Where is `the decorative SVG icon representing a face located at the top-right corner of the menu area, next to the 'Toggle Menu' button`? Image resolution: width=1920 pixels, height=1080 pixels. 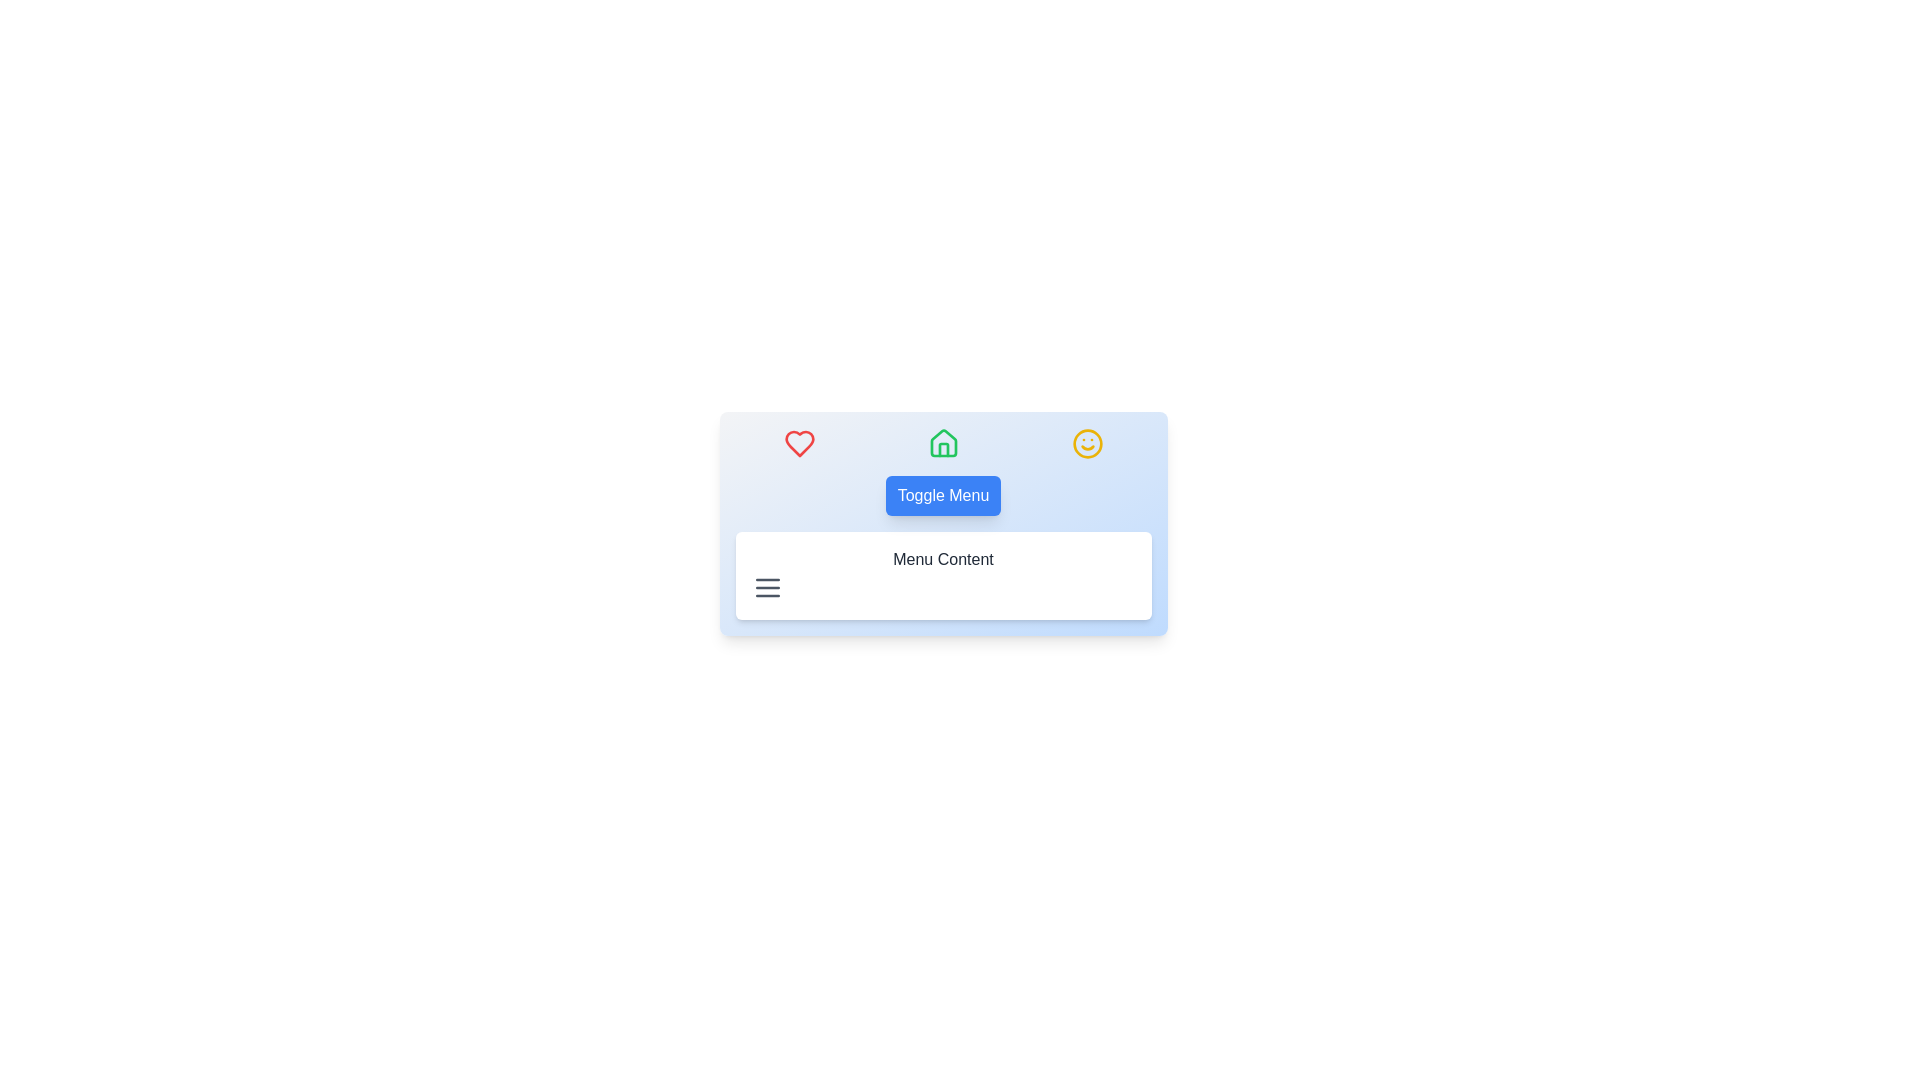
the decorative SVG icon representing a face located at the top-right corner of the menu area, next to the 'Toggle Menu' button is located at coordinates (1086, 442).